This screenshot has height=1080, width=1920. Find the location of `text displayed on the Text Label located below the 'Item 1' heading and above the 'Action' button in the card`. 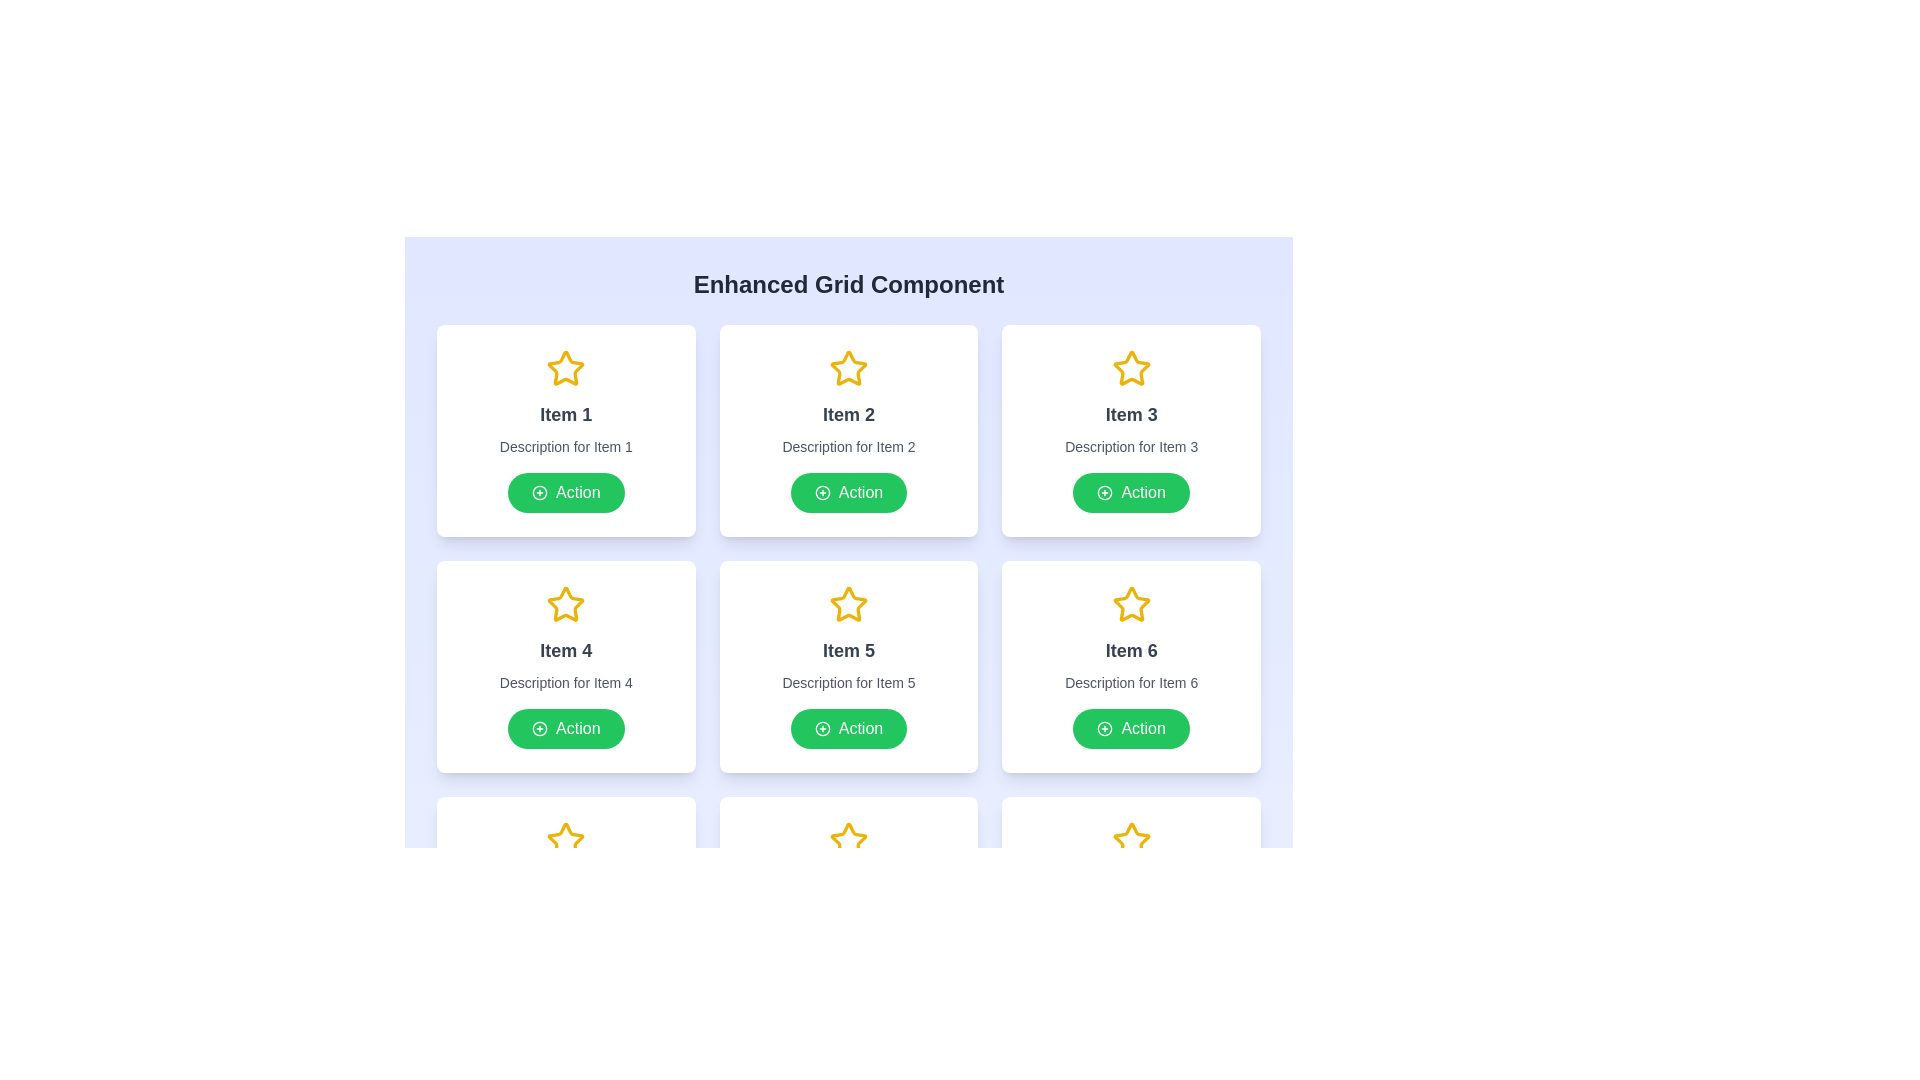

text displayed on the Text Label located below the 'Item 1' heading and above the 'Action' button in the card is located at coordinates (565, 446).